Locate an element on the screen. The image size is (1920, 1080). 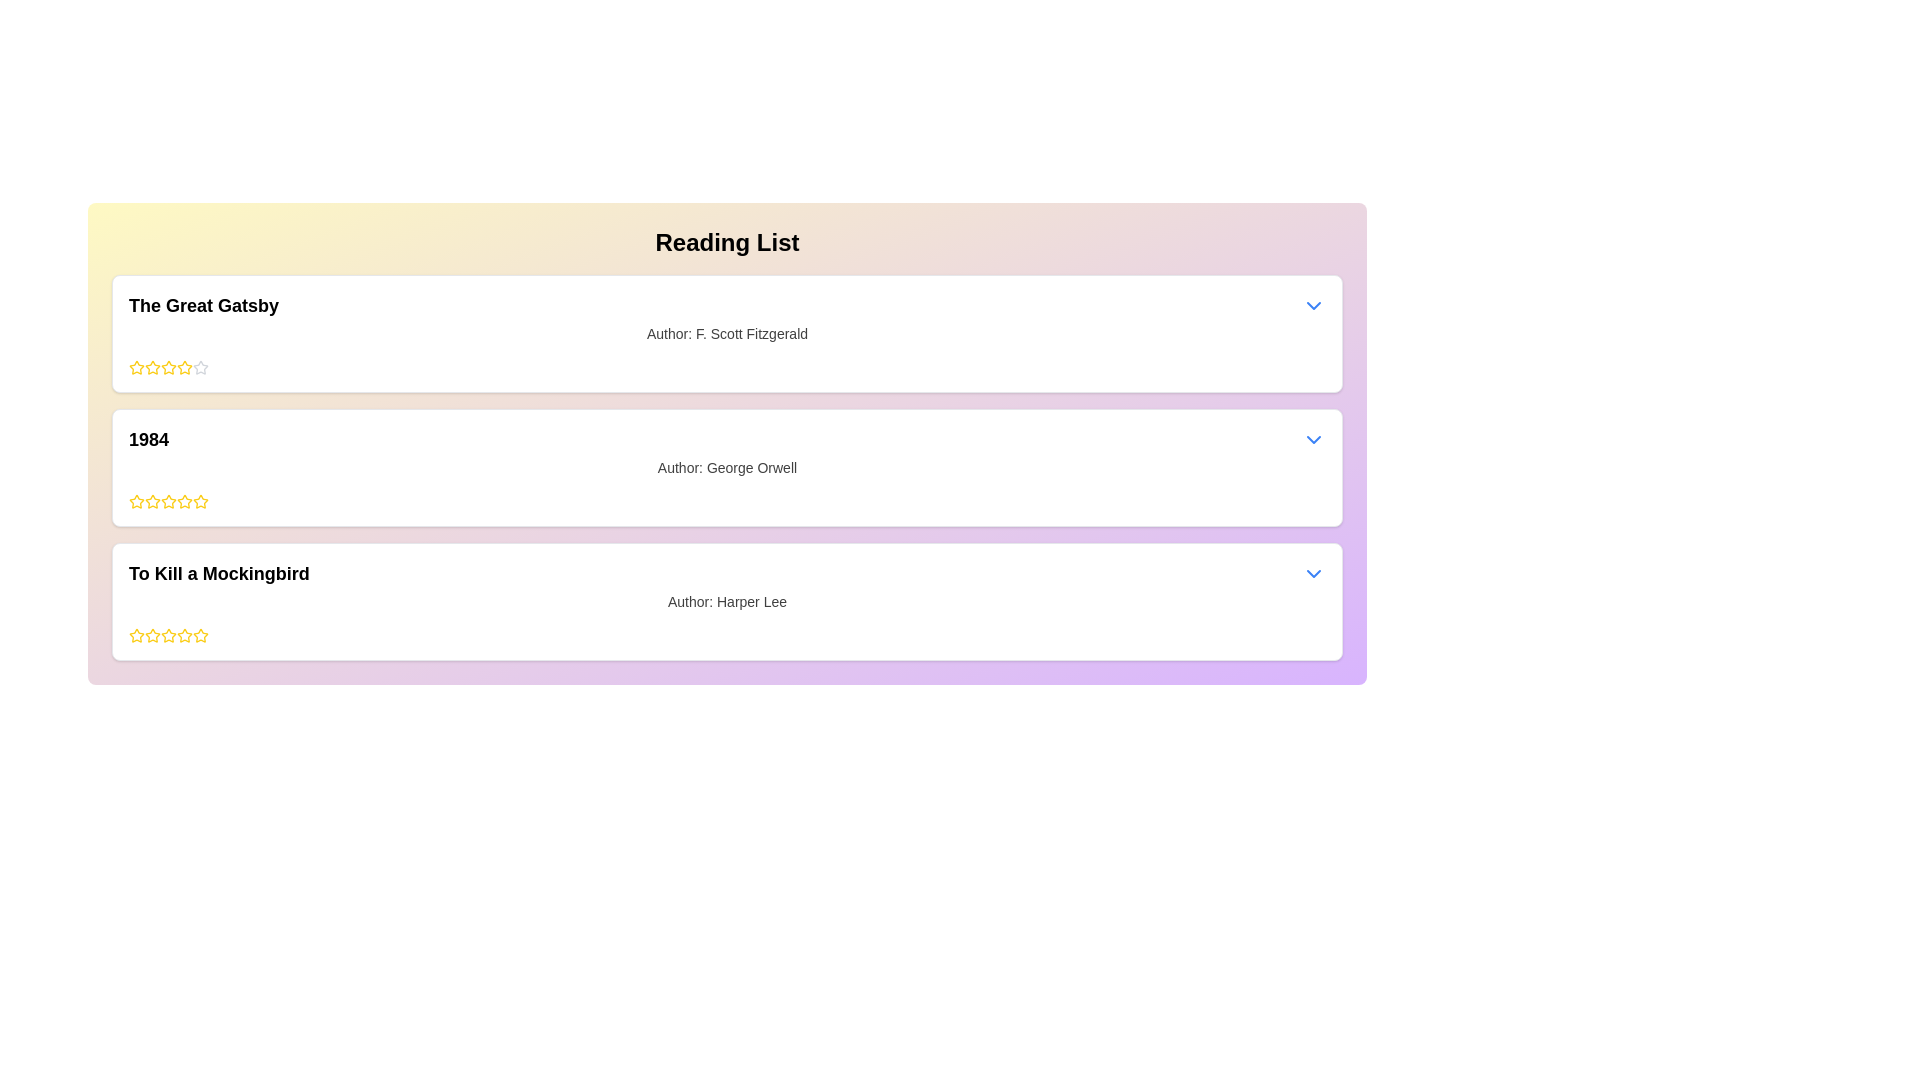
the first star icon in the rating system located below the title '1984' is located at coordinates (136, 500).